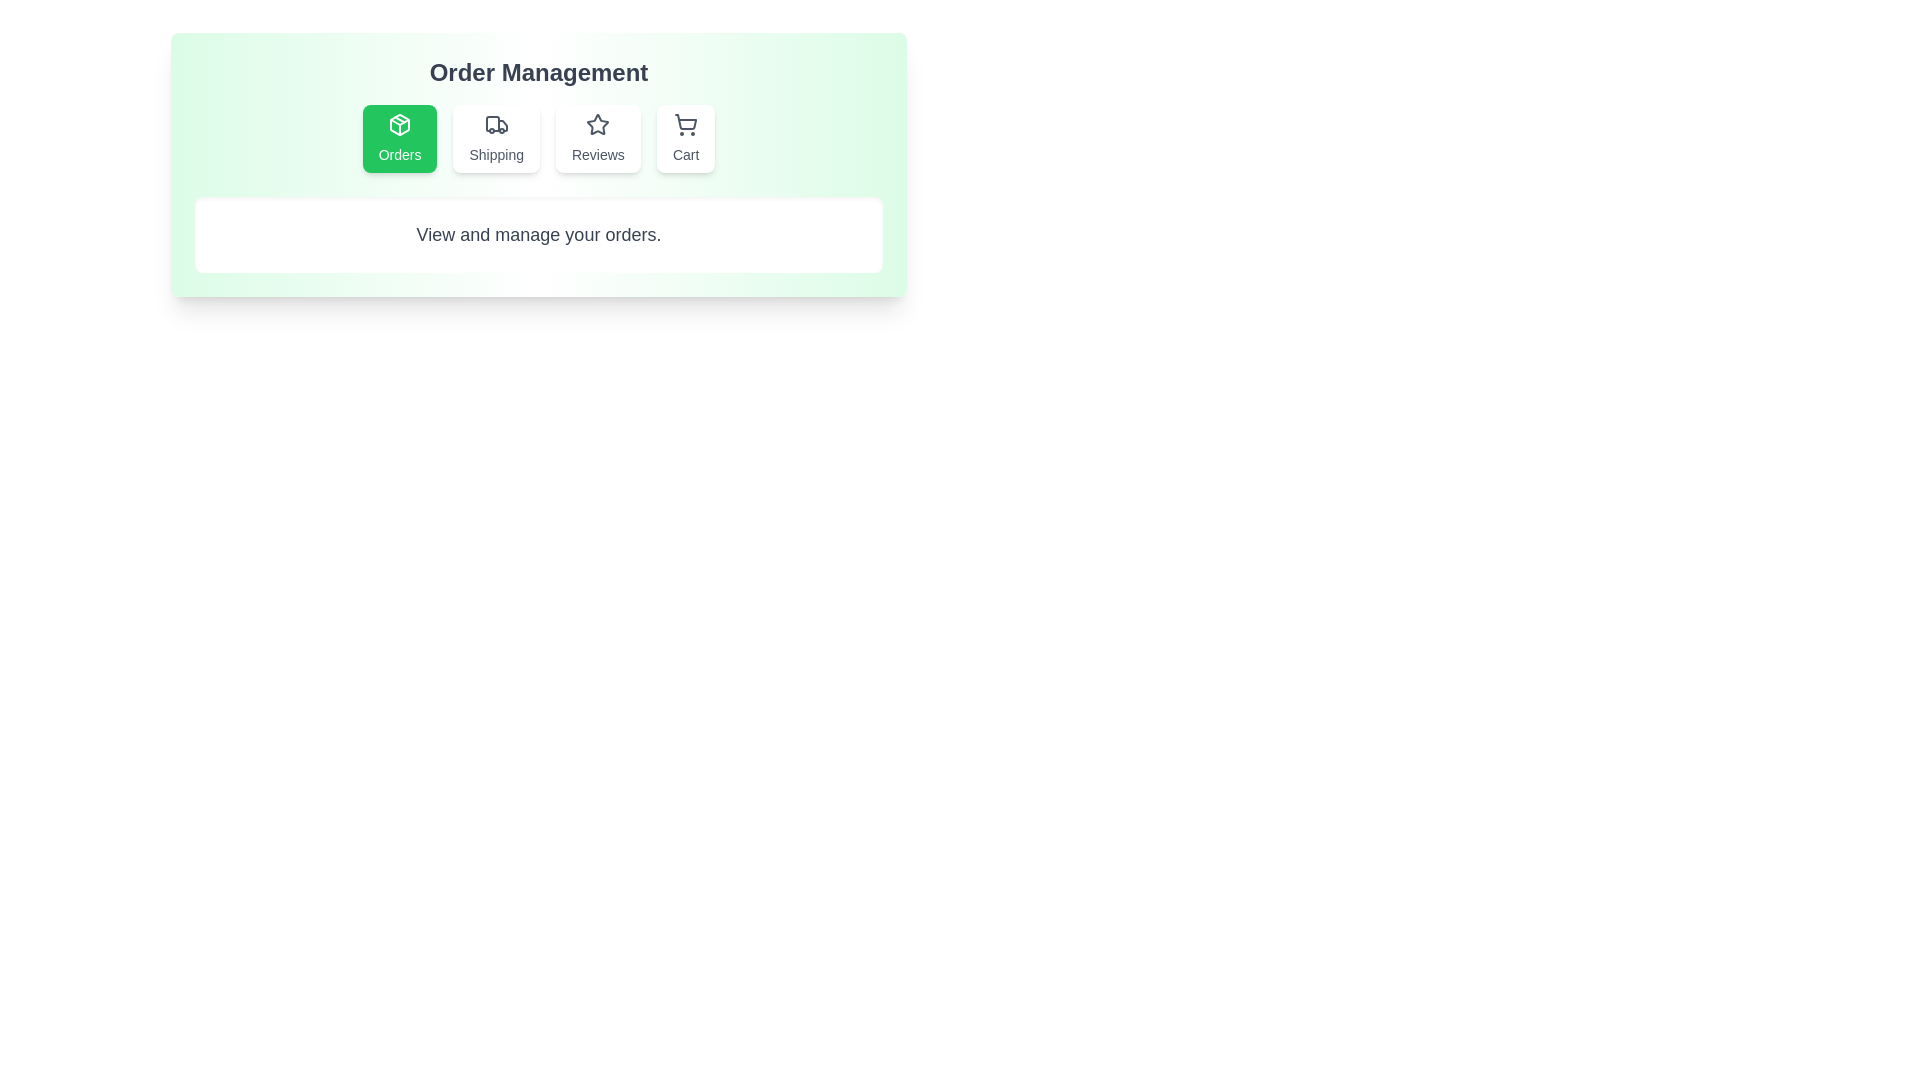 The image size is (1920, 1080). Describe the element at coordinates (496, 124) in the screenshot. I see `the truck icon associated with the 'Shipping' label in the 'Order Management' section` at that location.